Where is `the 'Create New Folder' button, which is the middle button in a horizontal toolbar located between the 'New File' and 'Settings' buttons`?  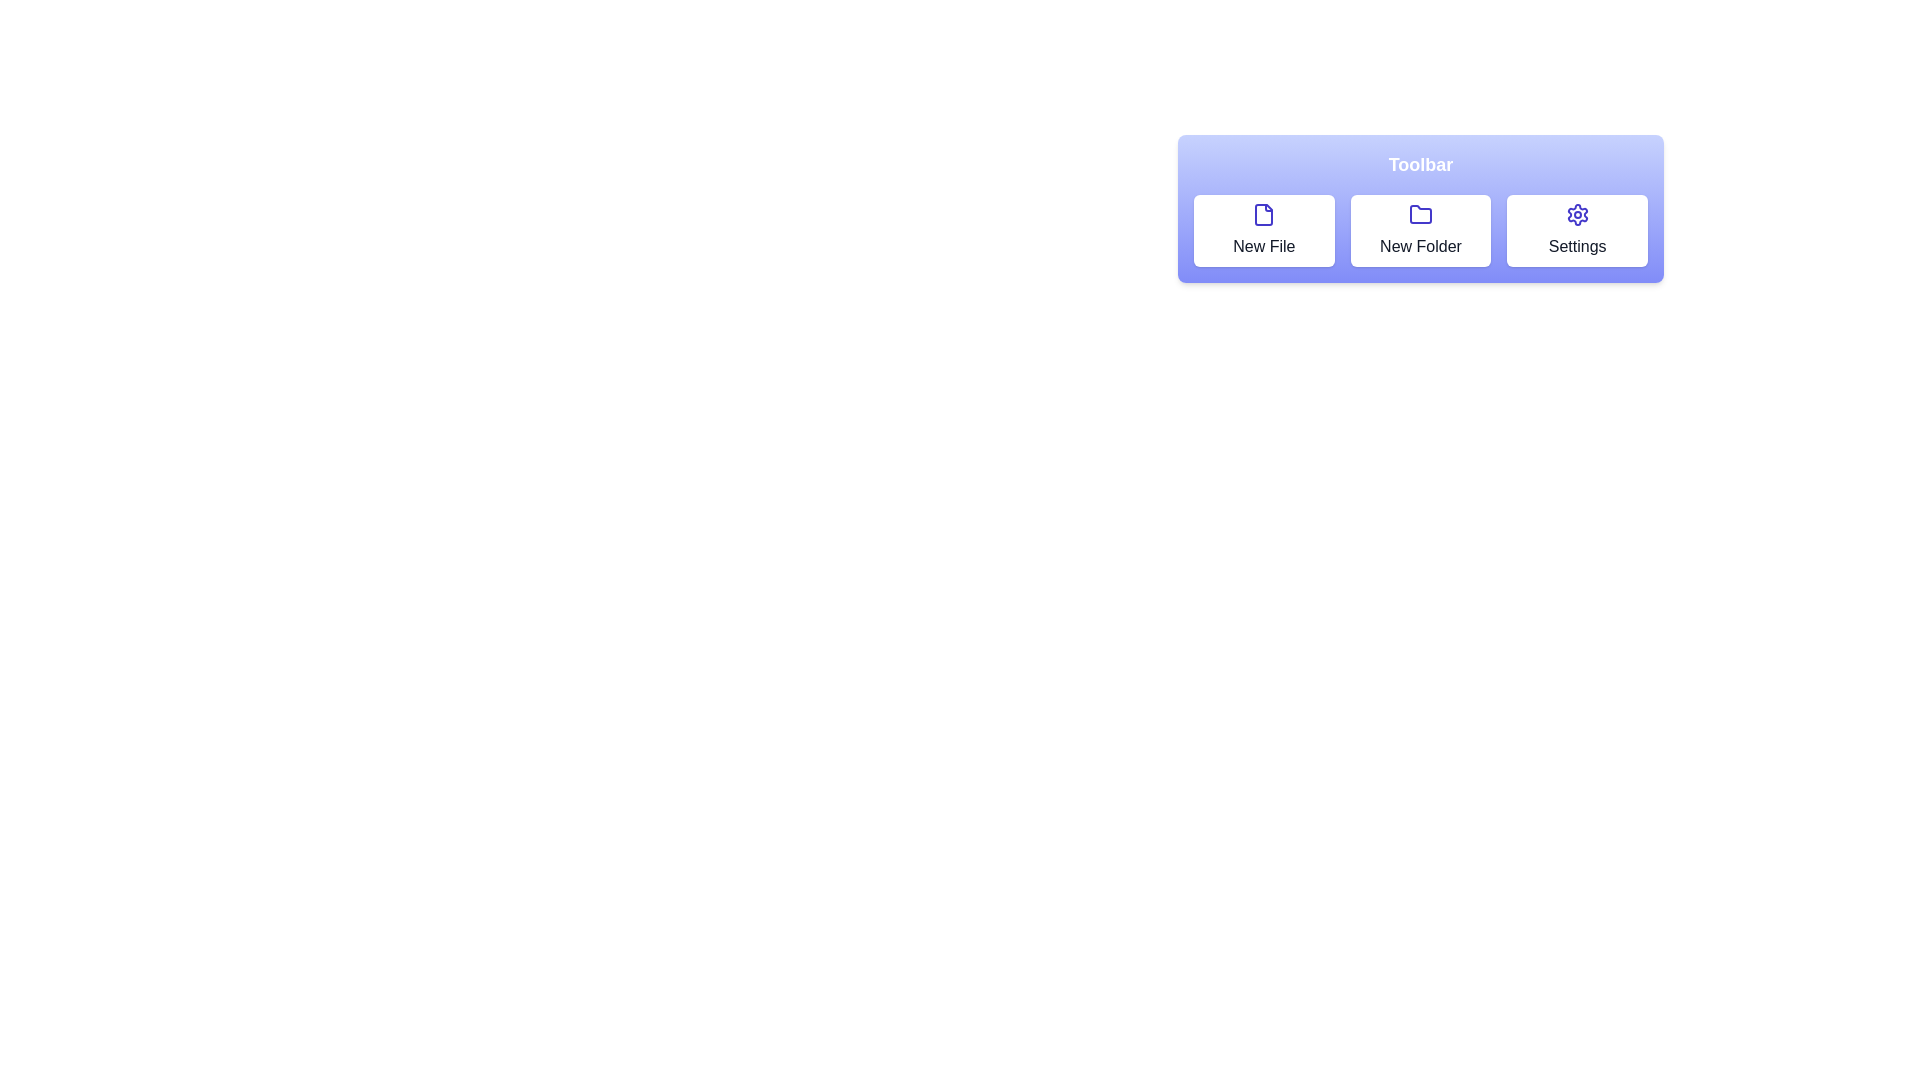 the 'Create New Folder' button, which is the middle button in a horizontal toolbar located between the 'New File' and 'Settings' buttons is located at coordinates (1419, 230).